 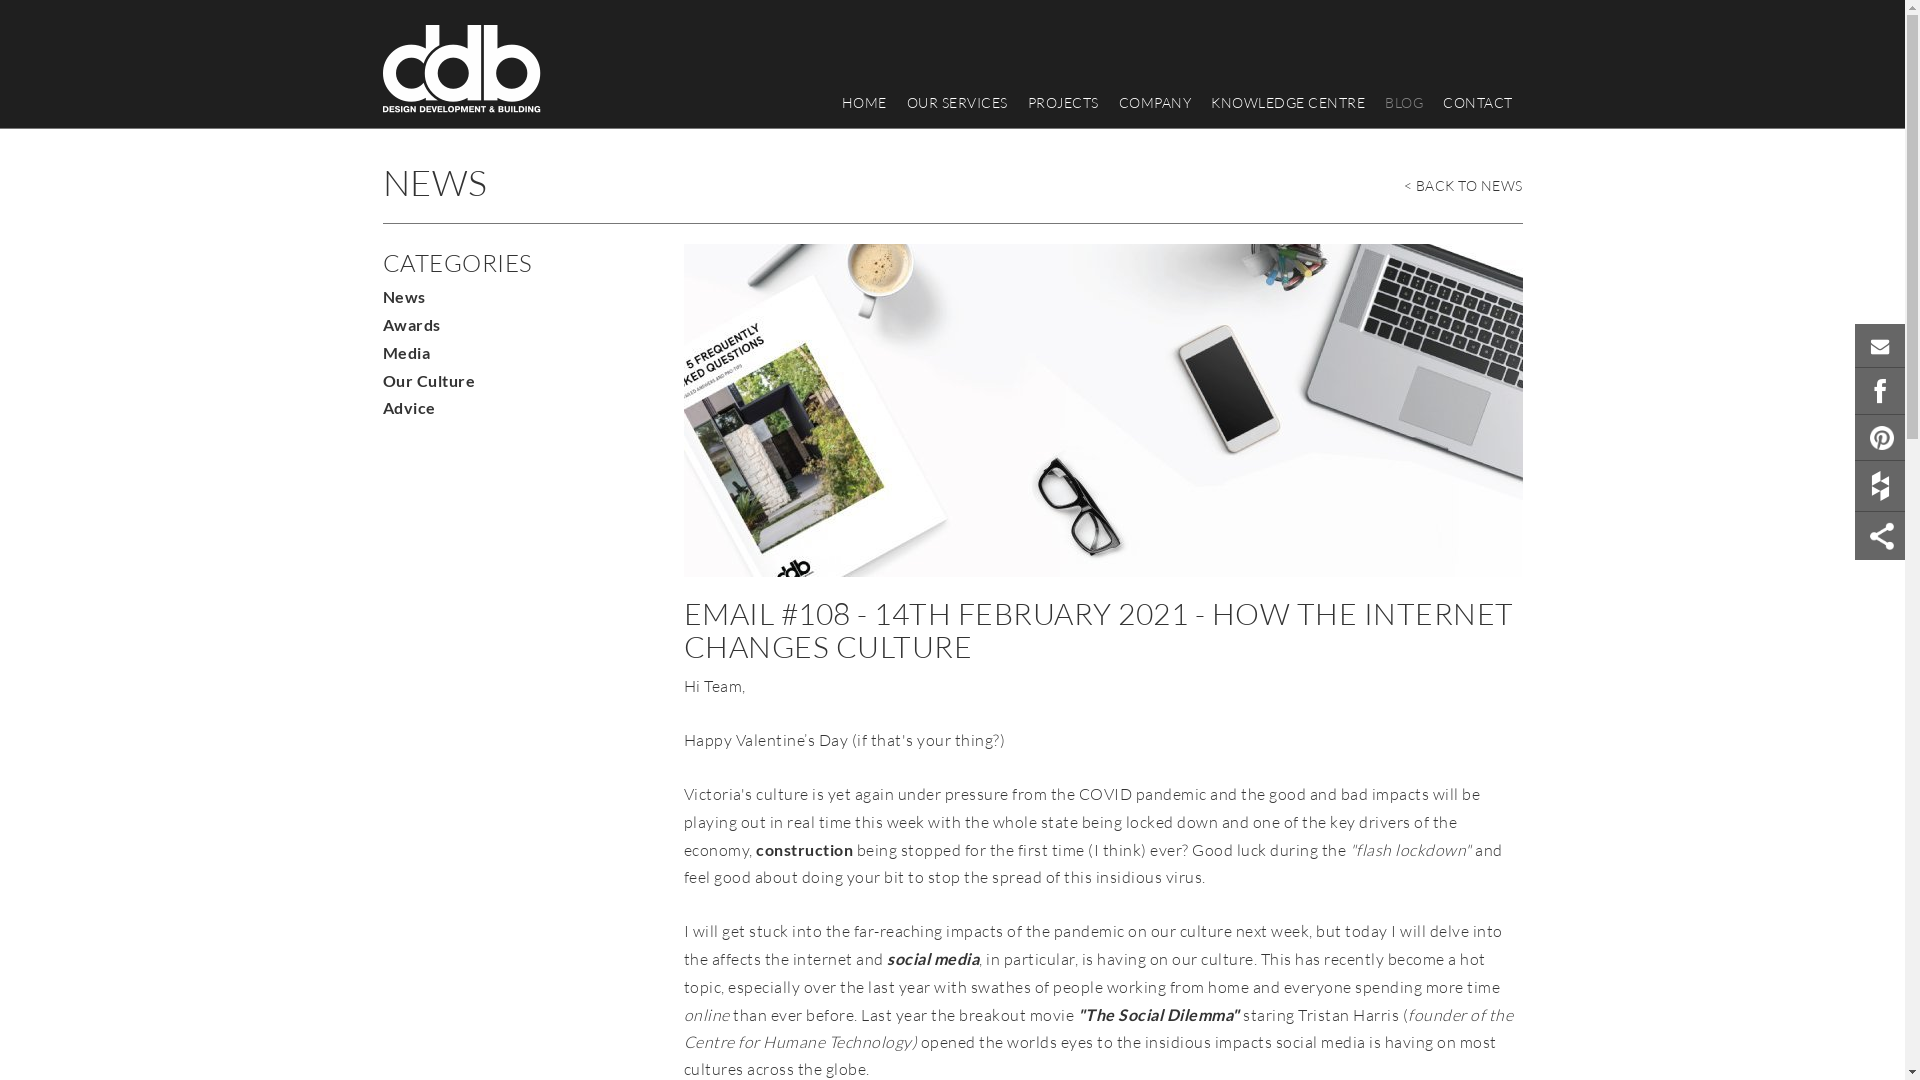 I want to click on 'Media', so click(x=405, y=351).